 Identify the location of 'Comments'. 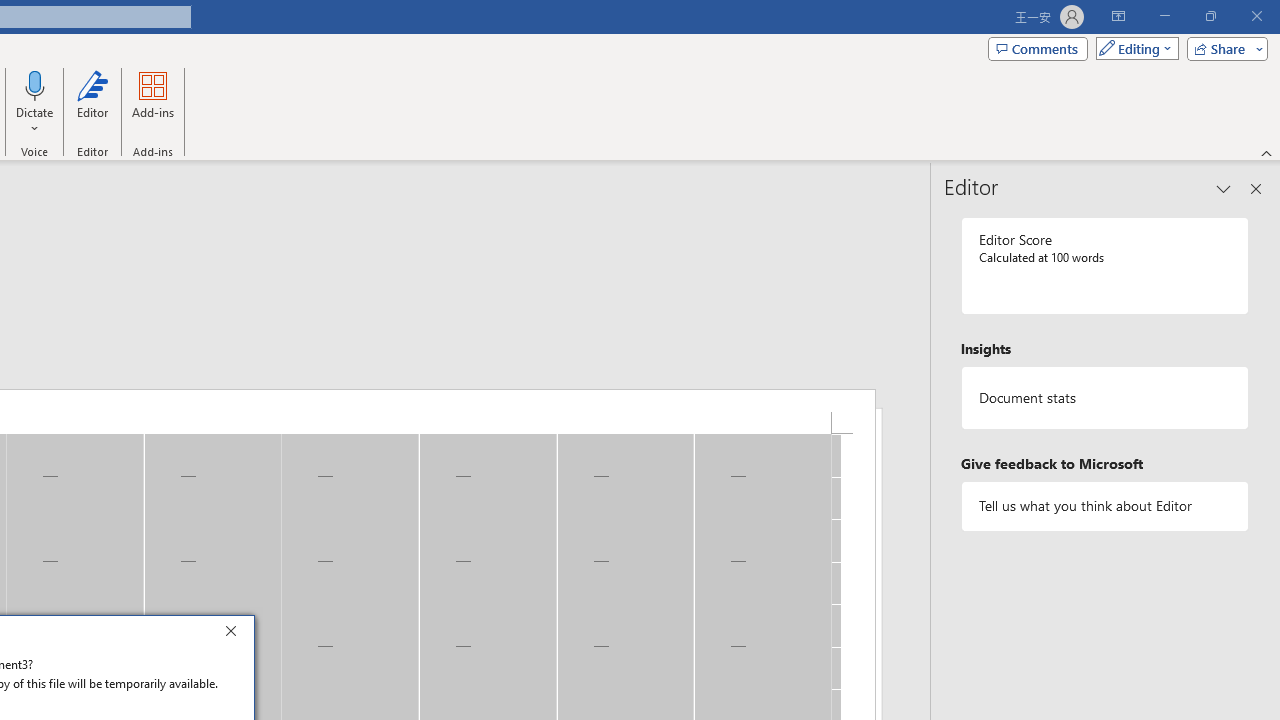
(1038, 47).